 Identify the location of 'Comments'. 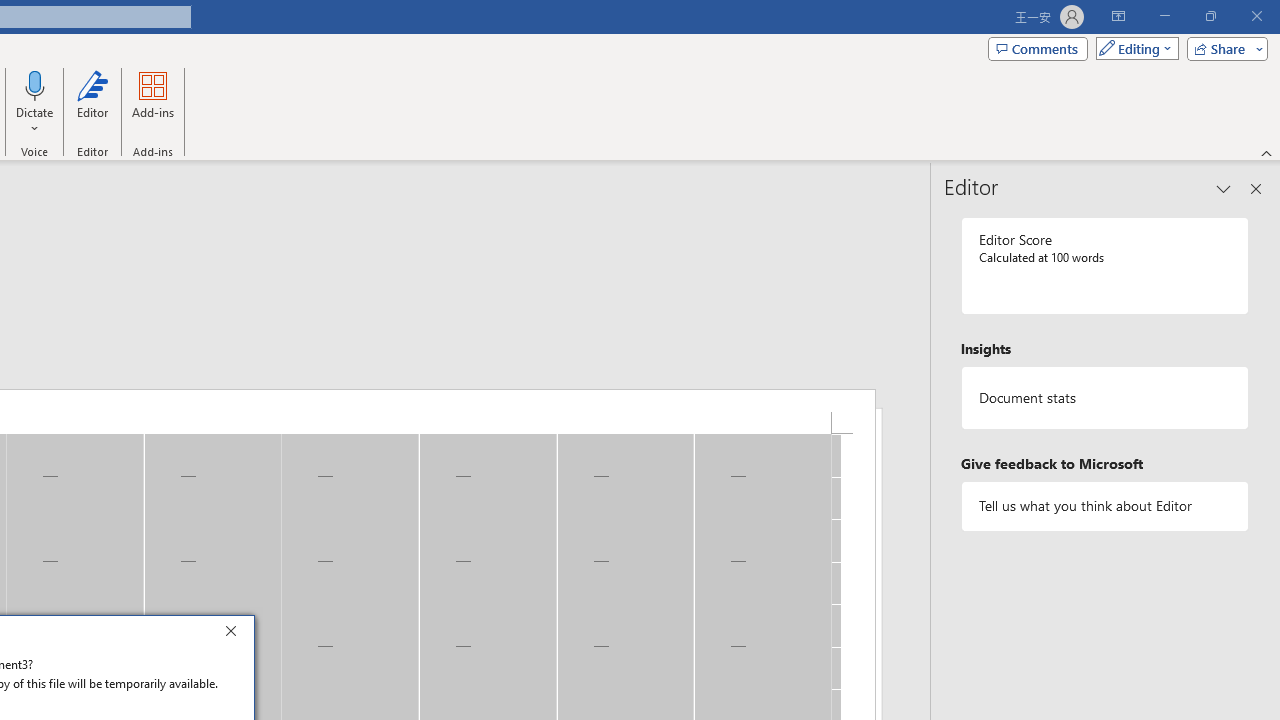
(1038, 47).